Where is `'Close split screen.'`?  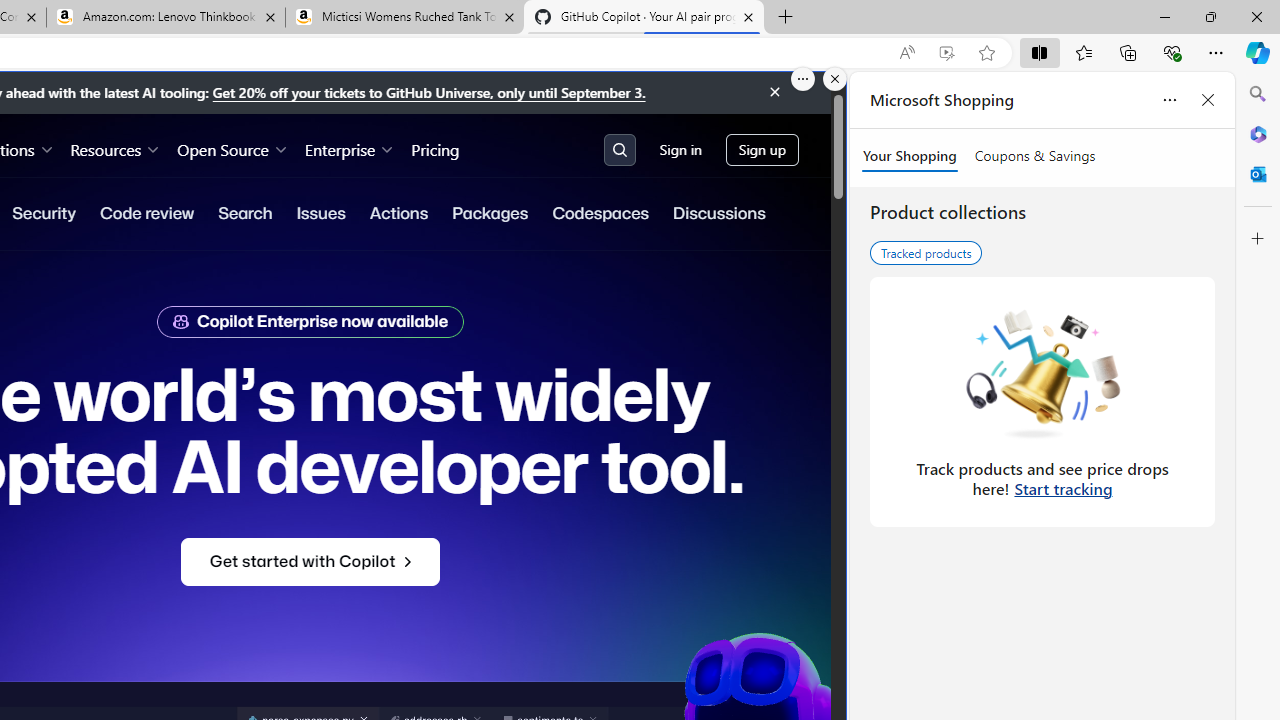 'Close split screen.' is located at coordinates (835, 78).